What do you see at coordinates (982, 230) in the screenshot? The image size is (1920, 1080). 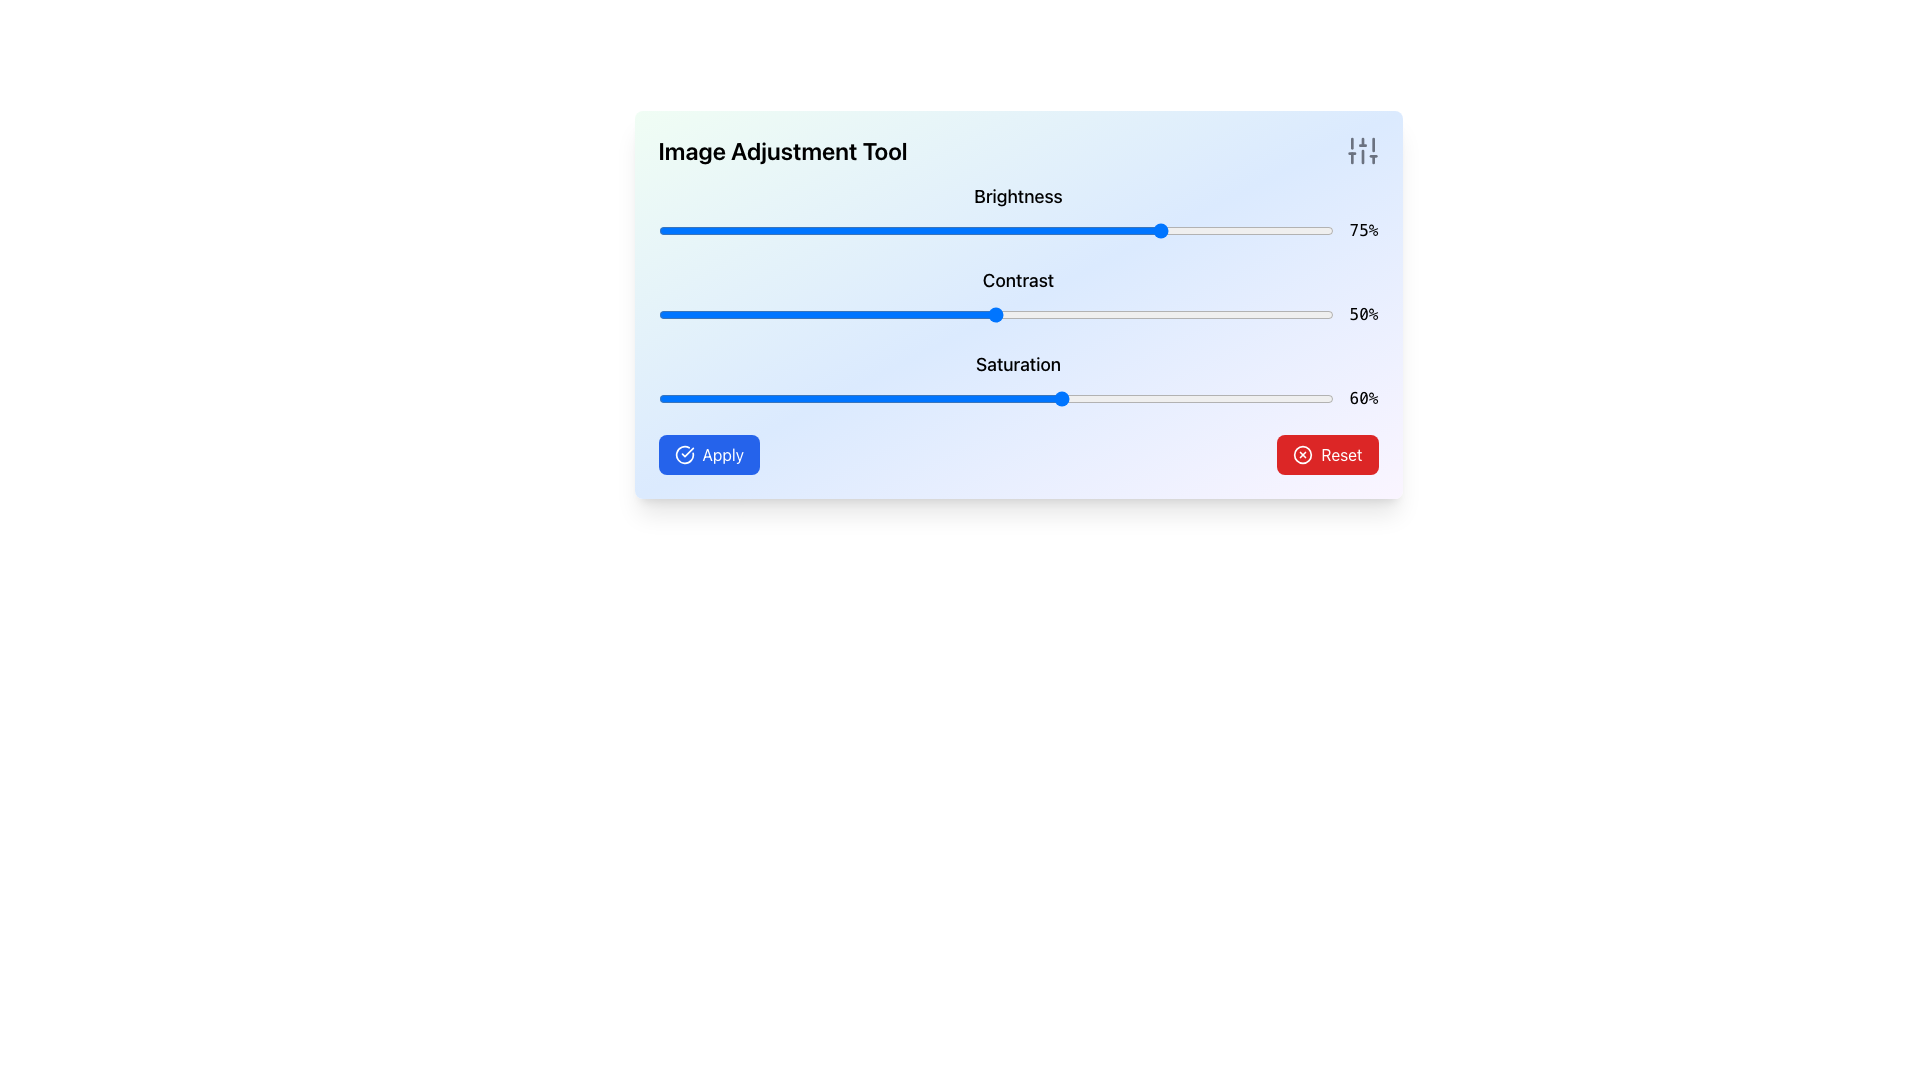 I see `the brightness` at bounding box center [982, 230].